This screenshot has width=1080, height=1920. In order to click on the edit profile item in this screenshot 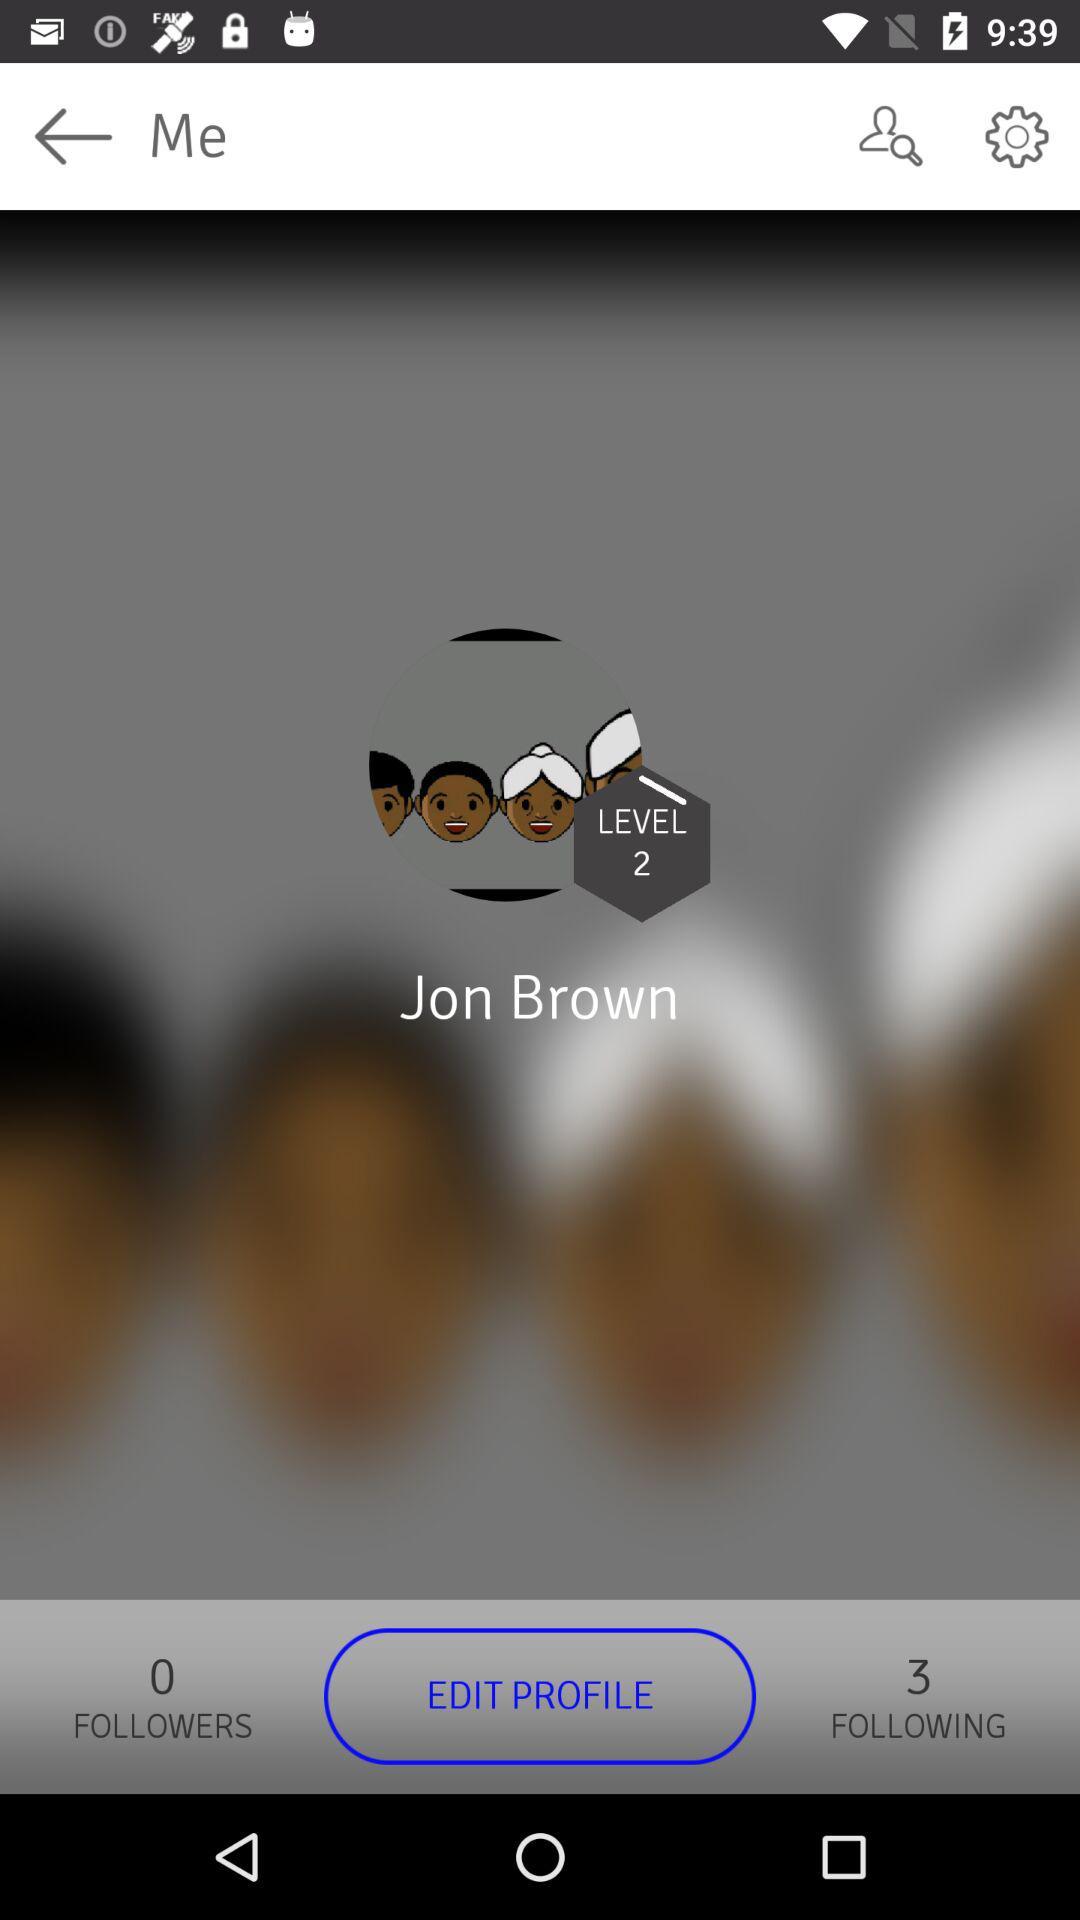, I will do `click(540, 1695)`.